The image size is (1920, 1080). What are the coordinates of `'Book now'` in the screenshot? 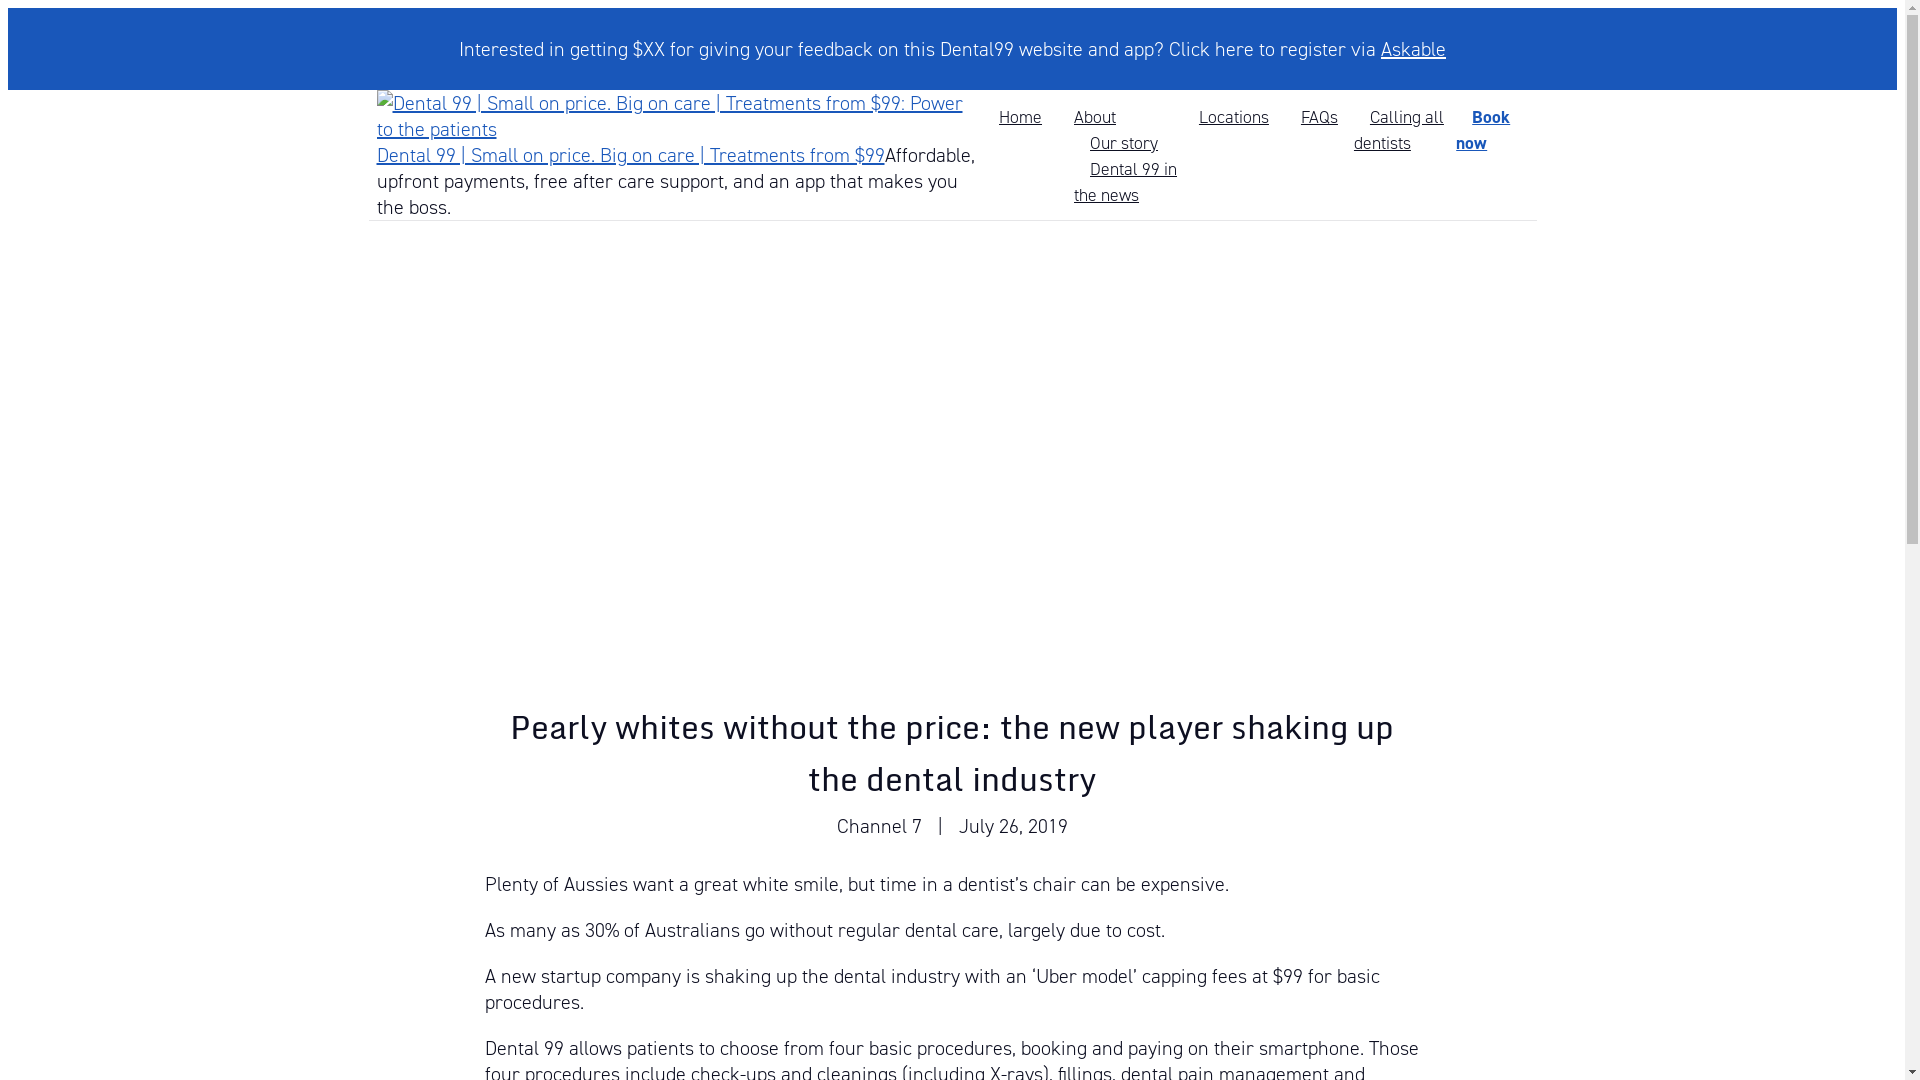 It's located at (1483, 130).